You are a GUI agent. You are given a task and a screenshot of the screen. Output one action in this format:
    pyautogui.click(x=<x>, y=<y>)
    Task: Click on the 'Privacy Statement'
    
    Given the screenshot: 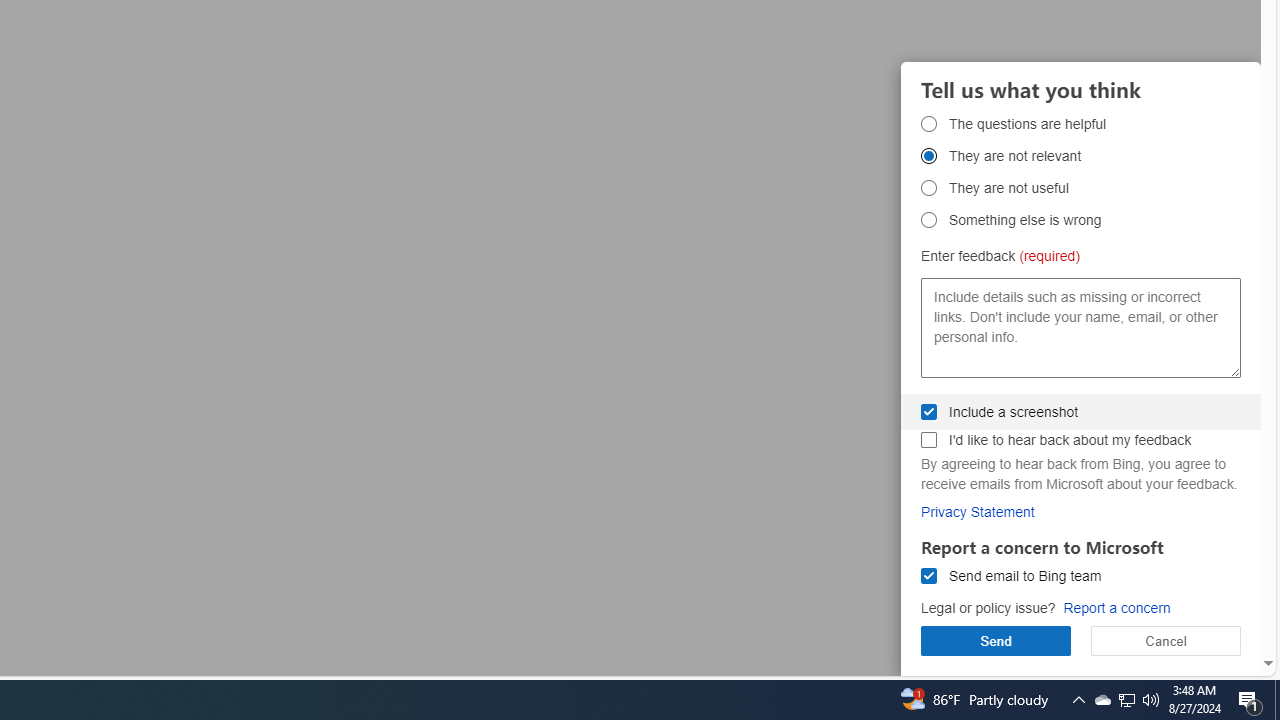 What is the action you would take?
    pyautogui.click(x=978, y=510)
    